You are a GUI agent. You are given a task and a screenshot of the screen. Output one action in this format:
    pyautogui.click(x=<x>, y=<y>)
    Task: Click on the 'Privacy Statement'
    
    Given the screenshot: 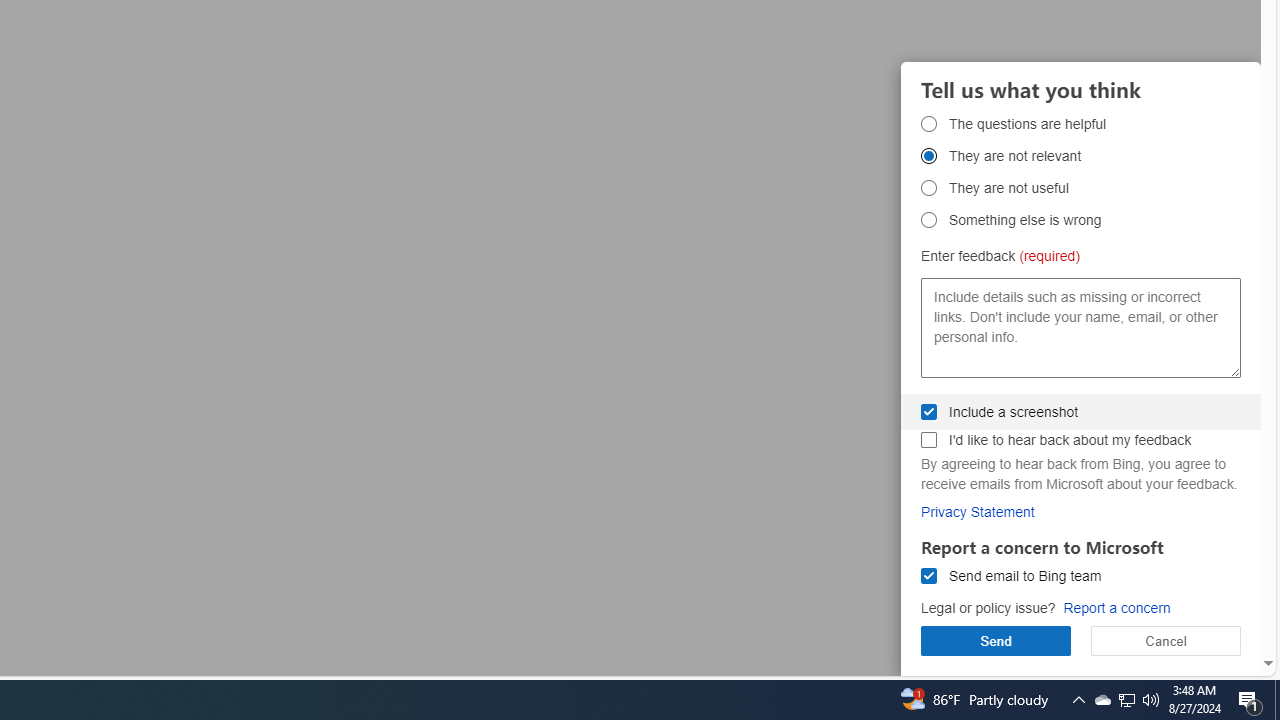 What is the action you would take?
    pyautogui.click(x=978, y=510)
    